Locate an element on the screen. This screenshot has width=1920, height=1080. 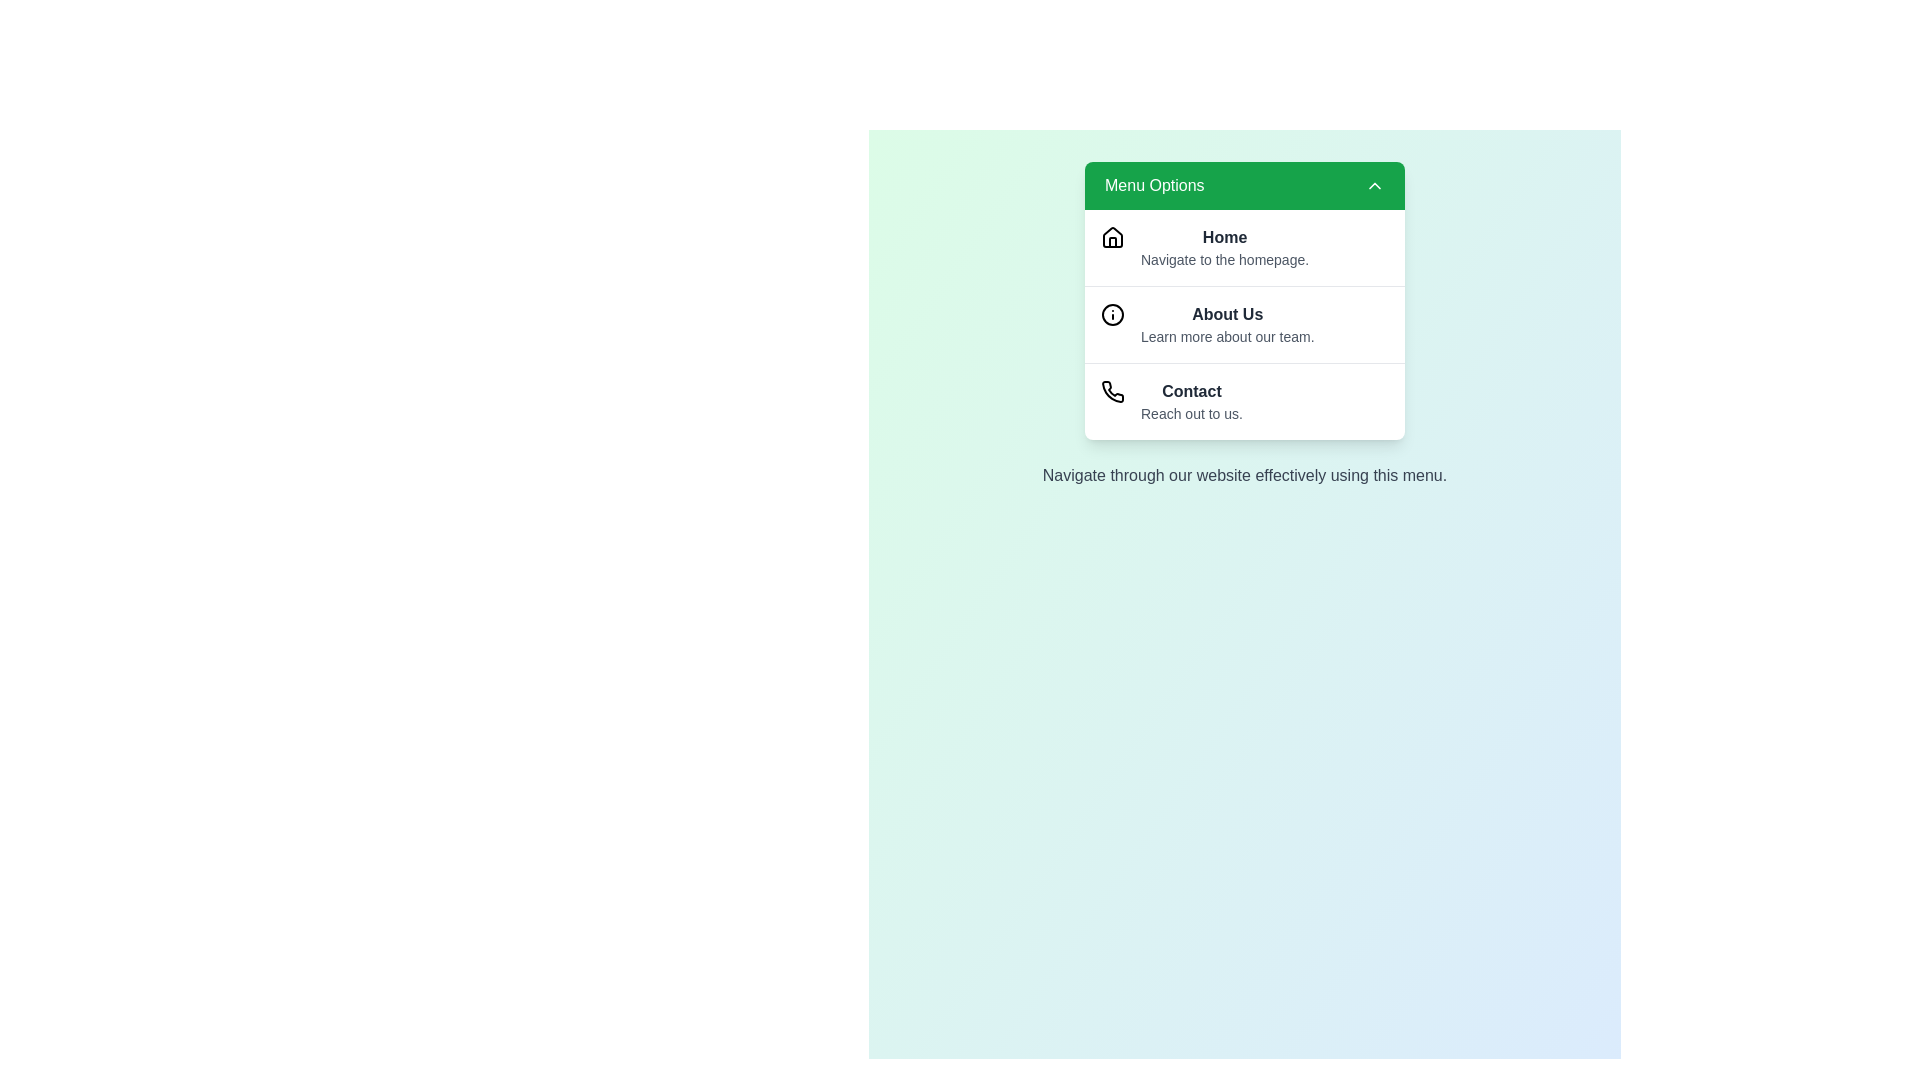
the menu option Contact by clicking on it is located at coordinates (1243, 401).